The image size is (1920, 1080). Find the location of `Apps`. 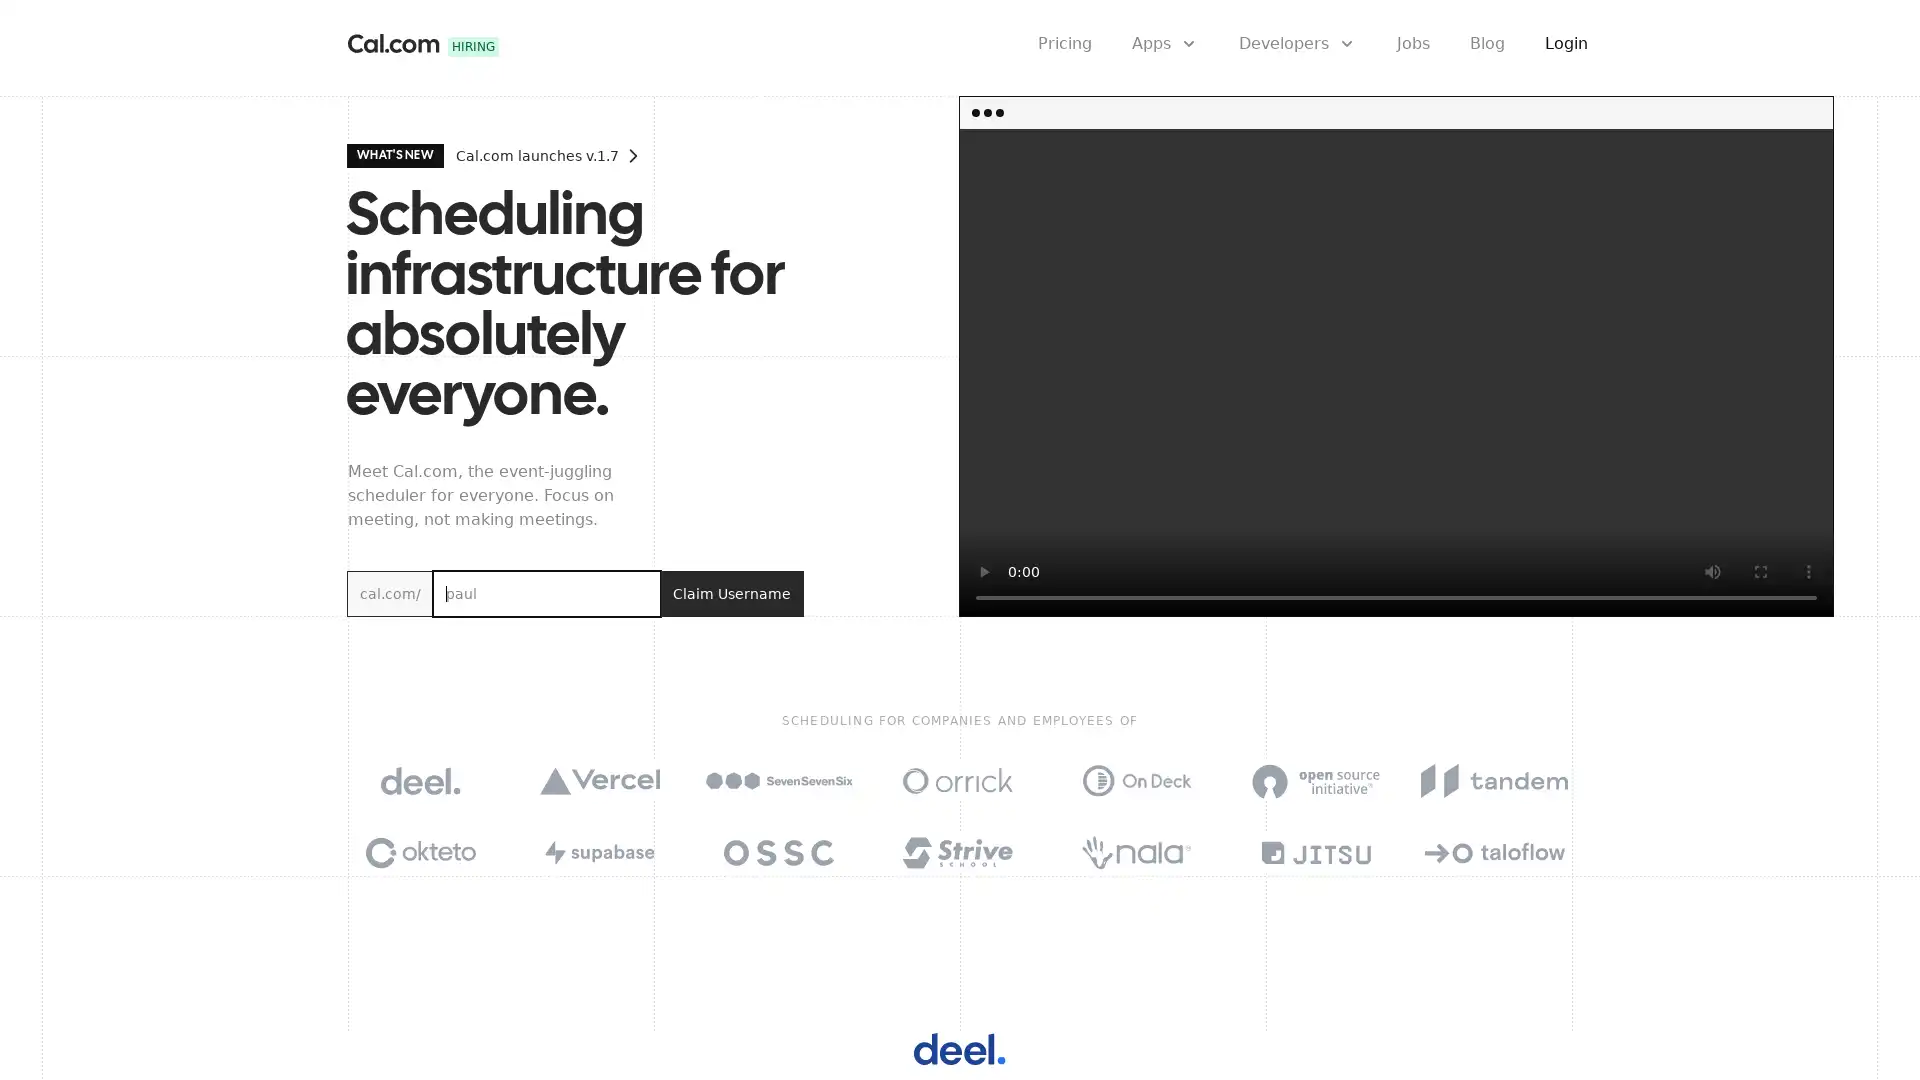

Apps is located at coordinates (1165, 43).